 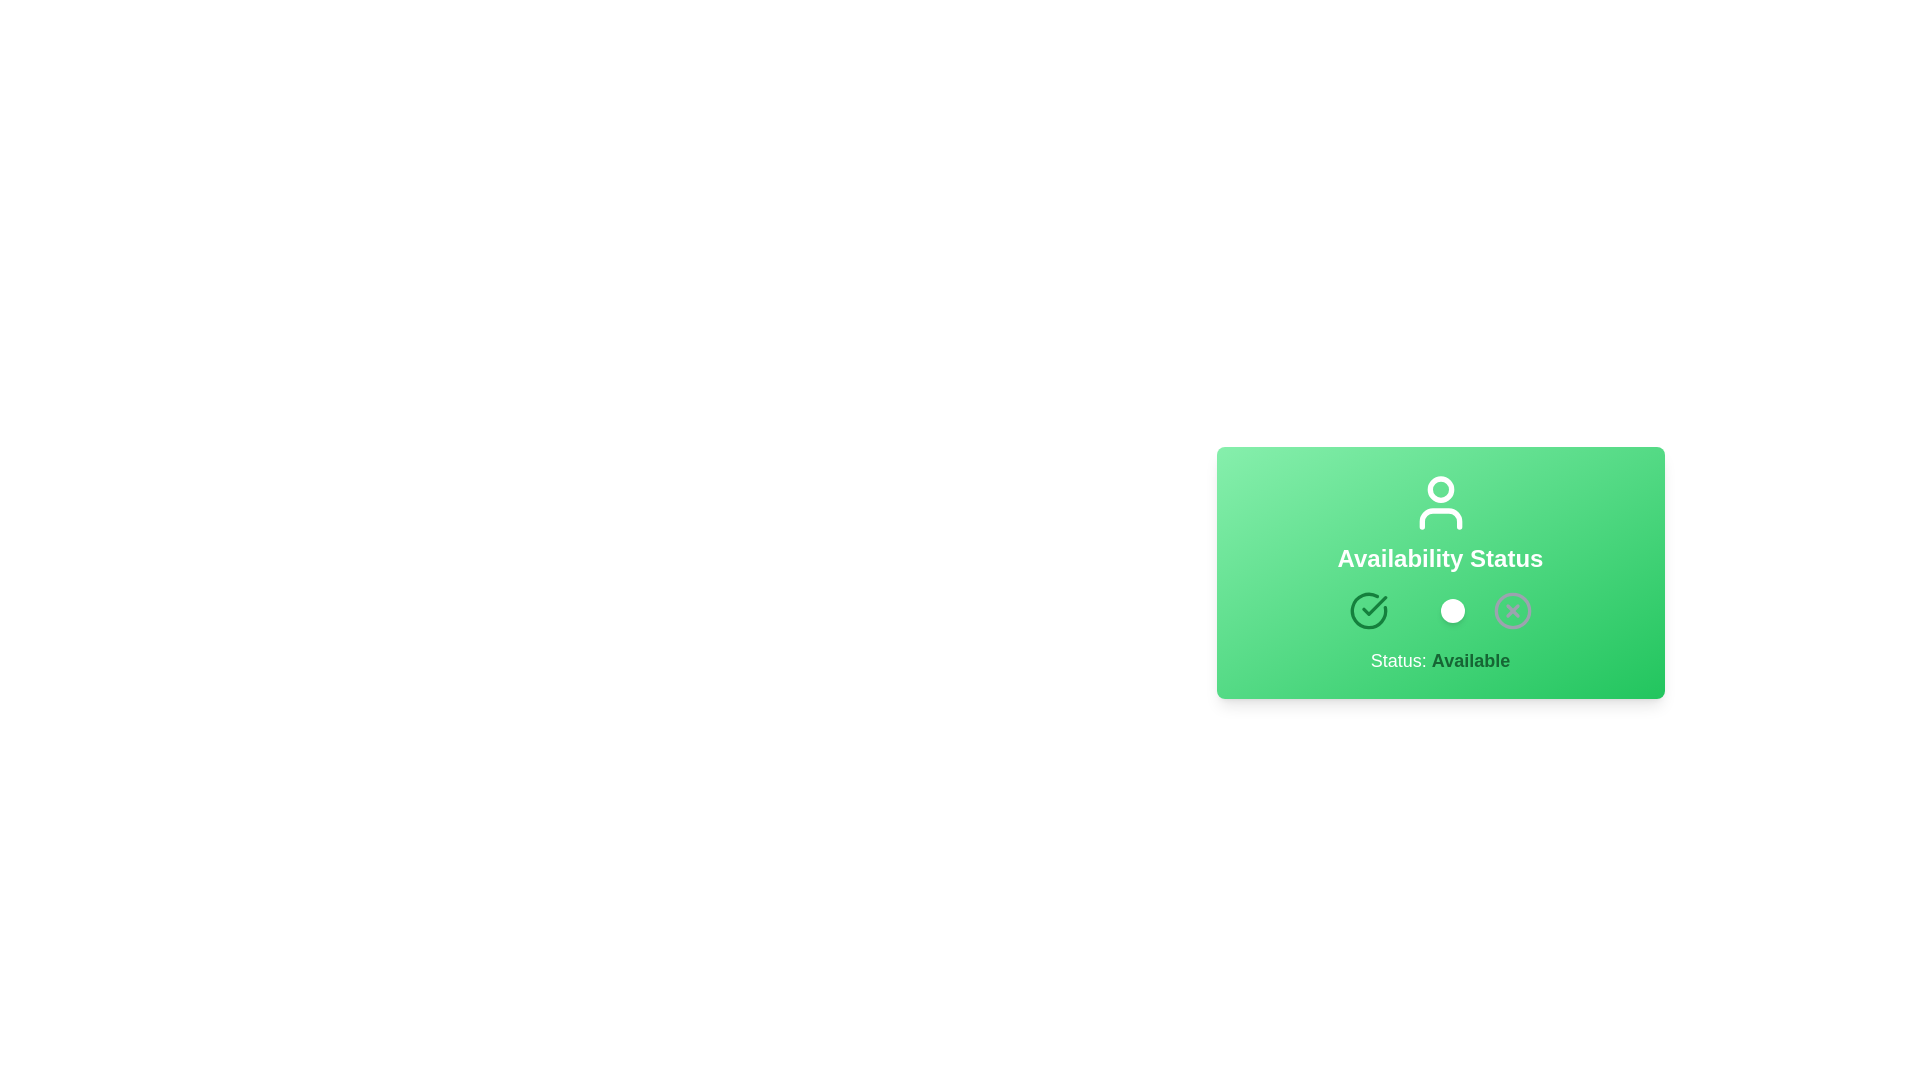 I want to click on the 'Availability Status' text label, which is displayed in white font against a green gradient background, centered within a card layout, so click(x=1440, y=522).